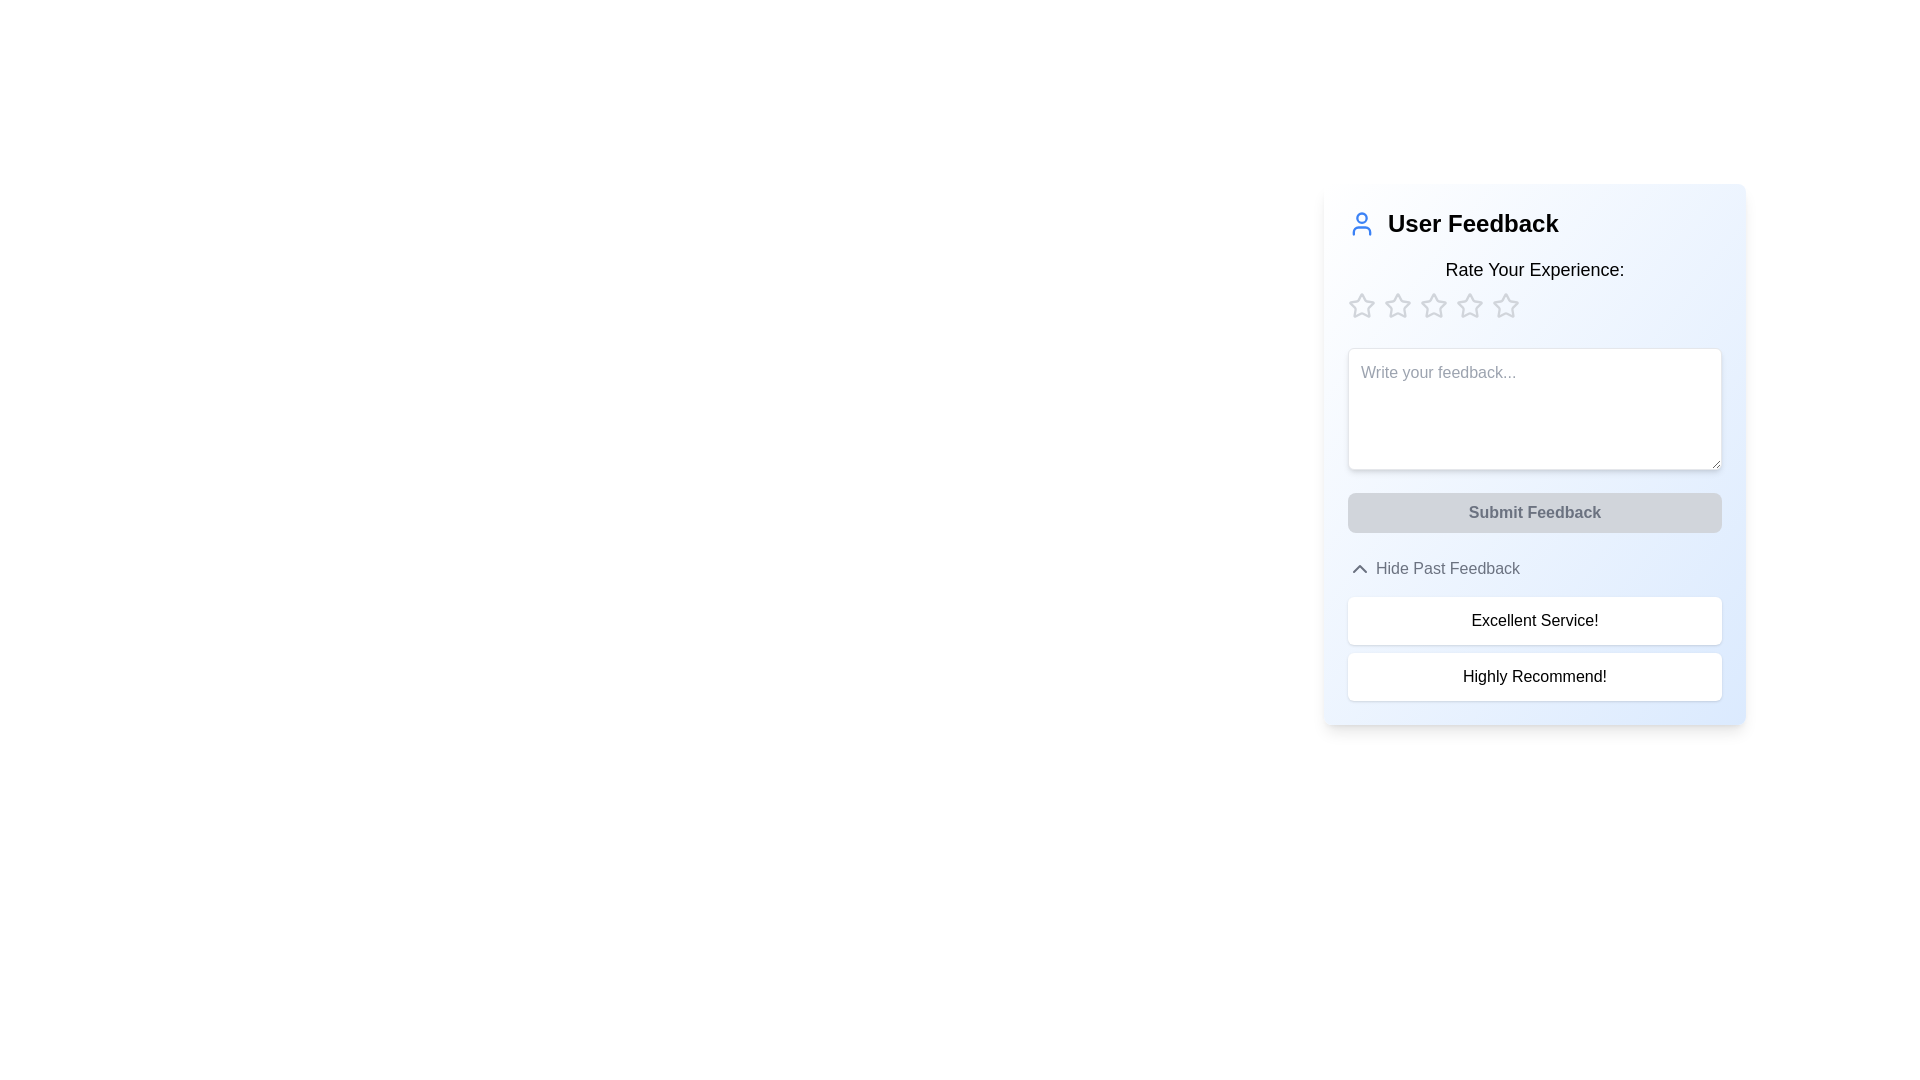  Describe the element at coordinates (1534, 270) in the screenshot. I see `the text label that says 'Rate Your Experience:' located at the top of the feedback form` at that location.